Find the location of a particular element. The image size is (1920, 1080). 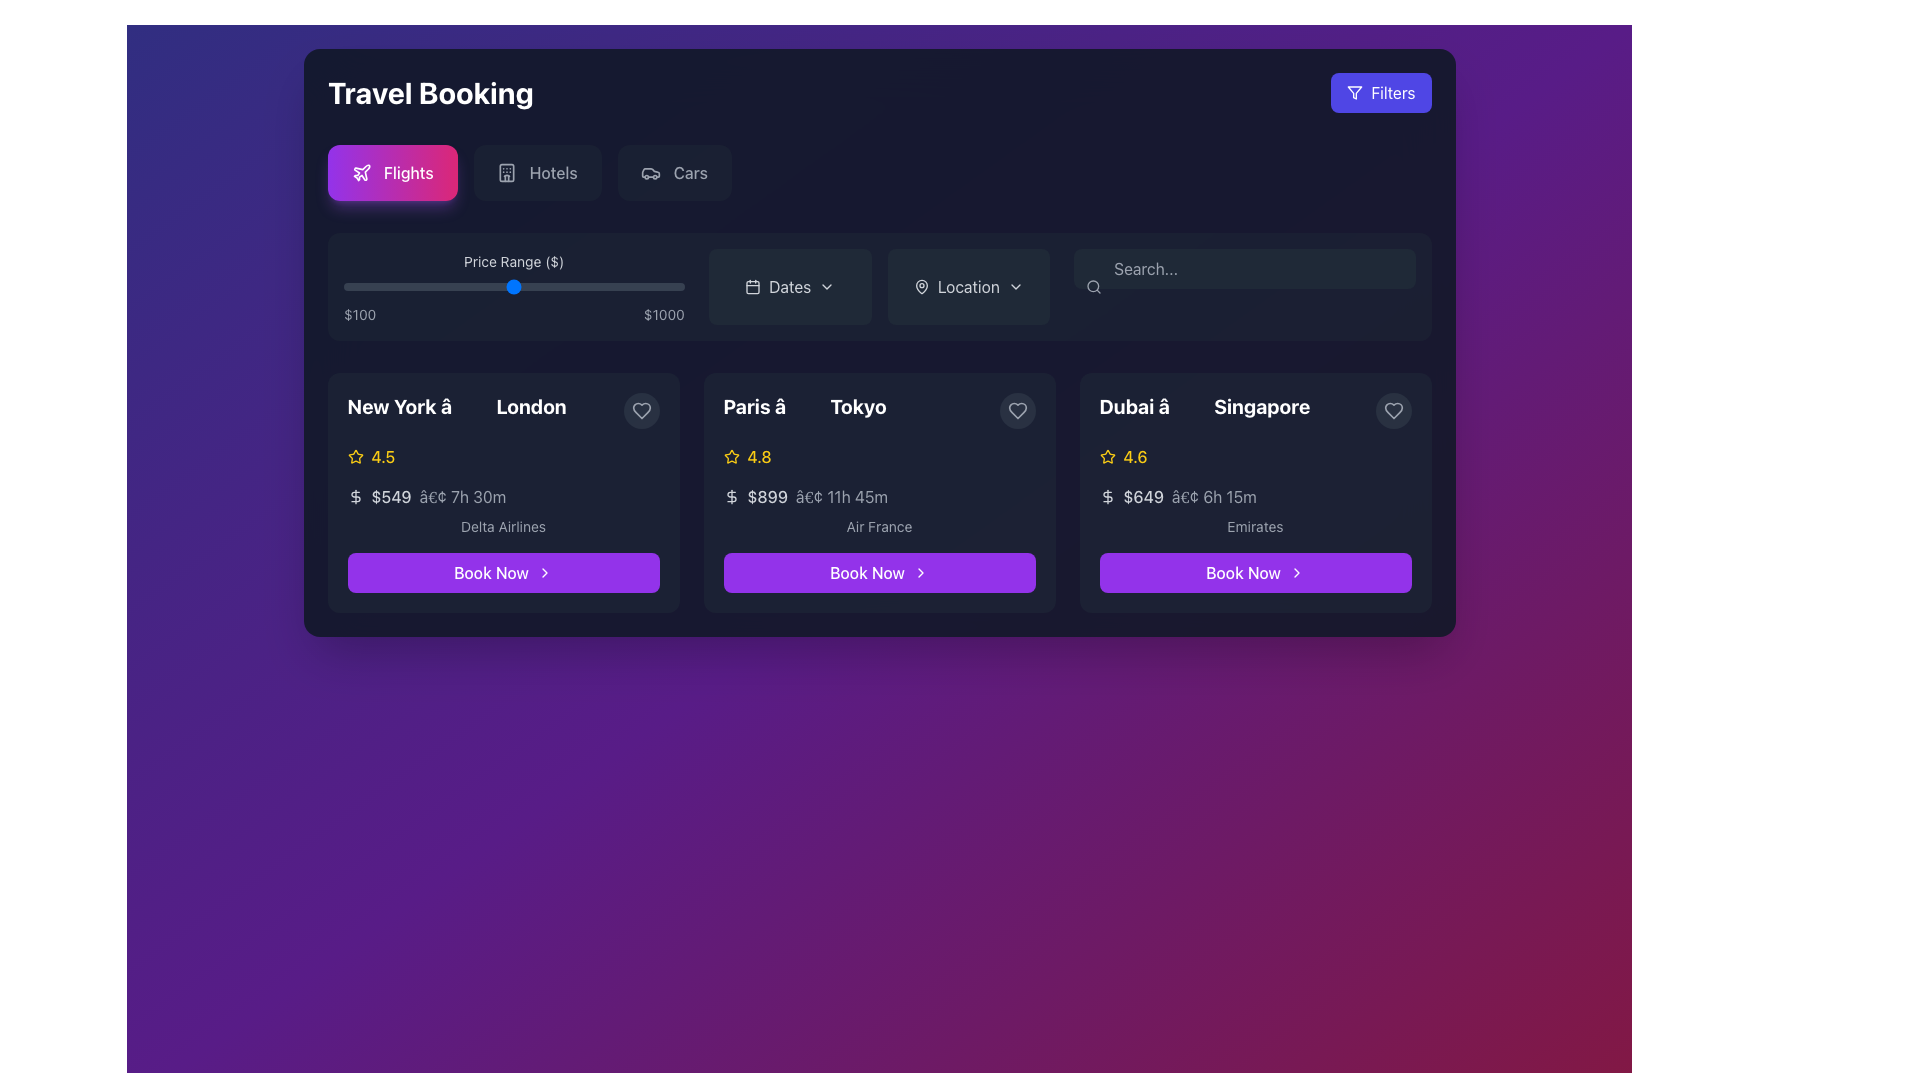

the 'Book Now' button which is a vibrant purple rectangular button with bold white text, located in the second card of a horizontal triplet, to enable keyboard interaction is located at coordinates (867, 573).